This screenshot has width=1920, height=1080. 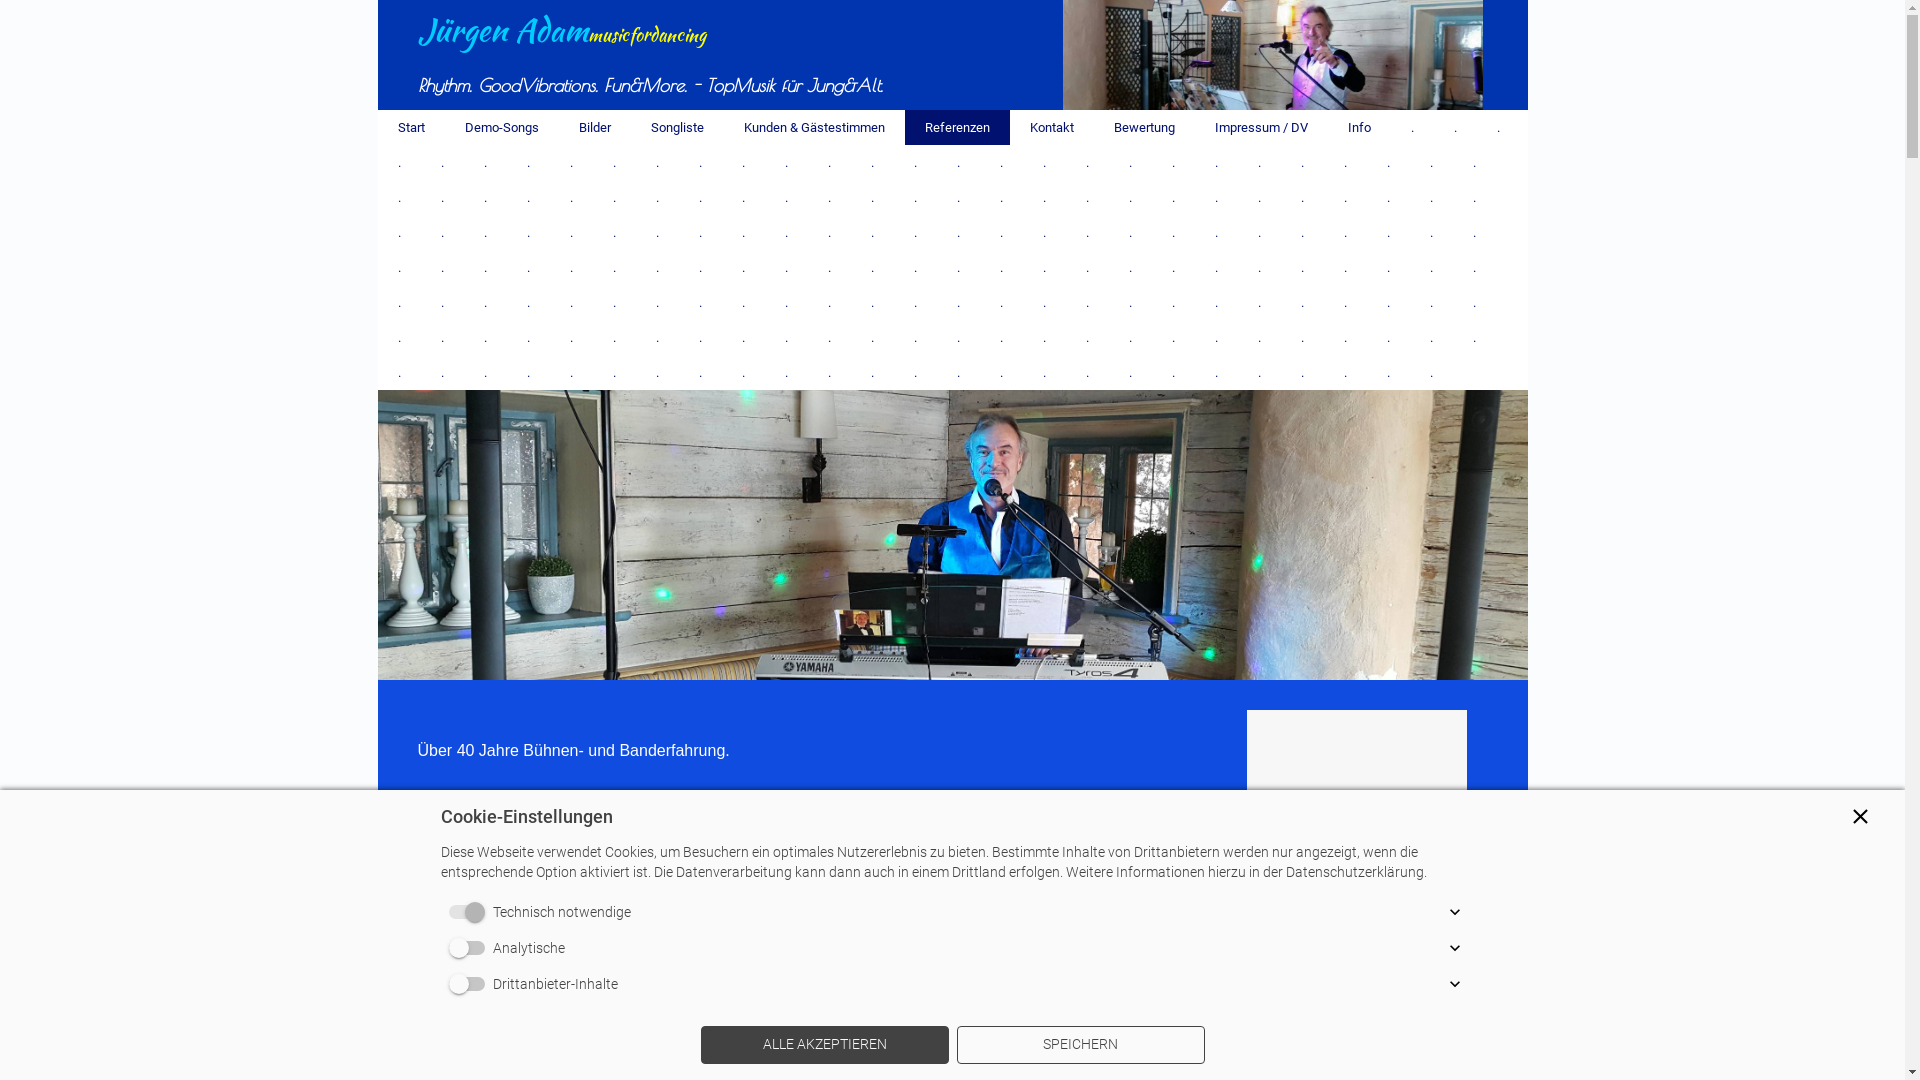 I want to click on 'Demo-Songs', so click(x=500, y=127).